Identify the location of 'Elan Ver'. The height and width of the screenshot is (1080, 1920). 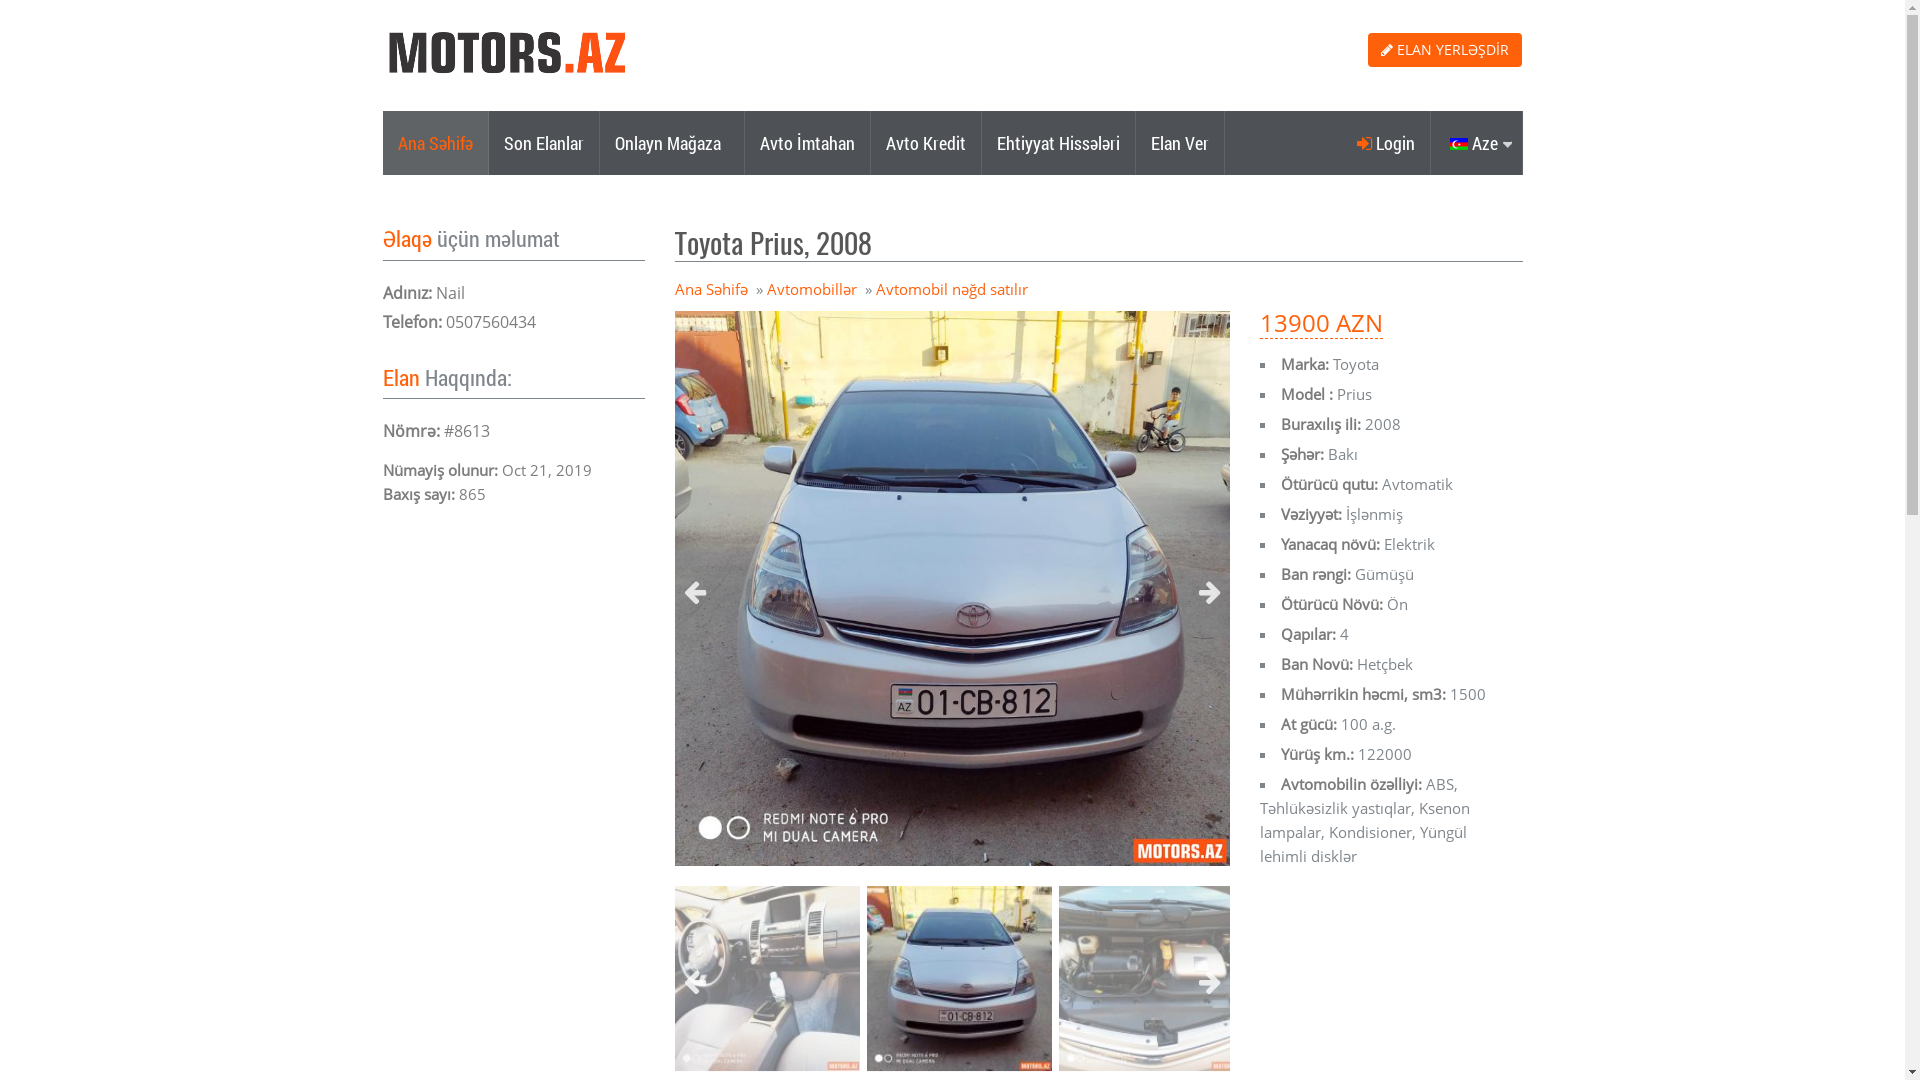
(1136, 141).